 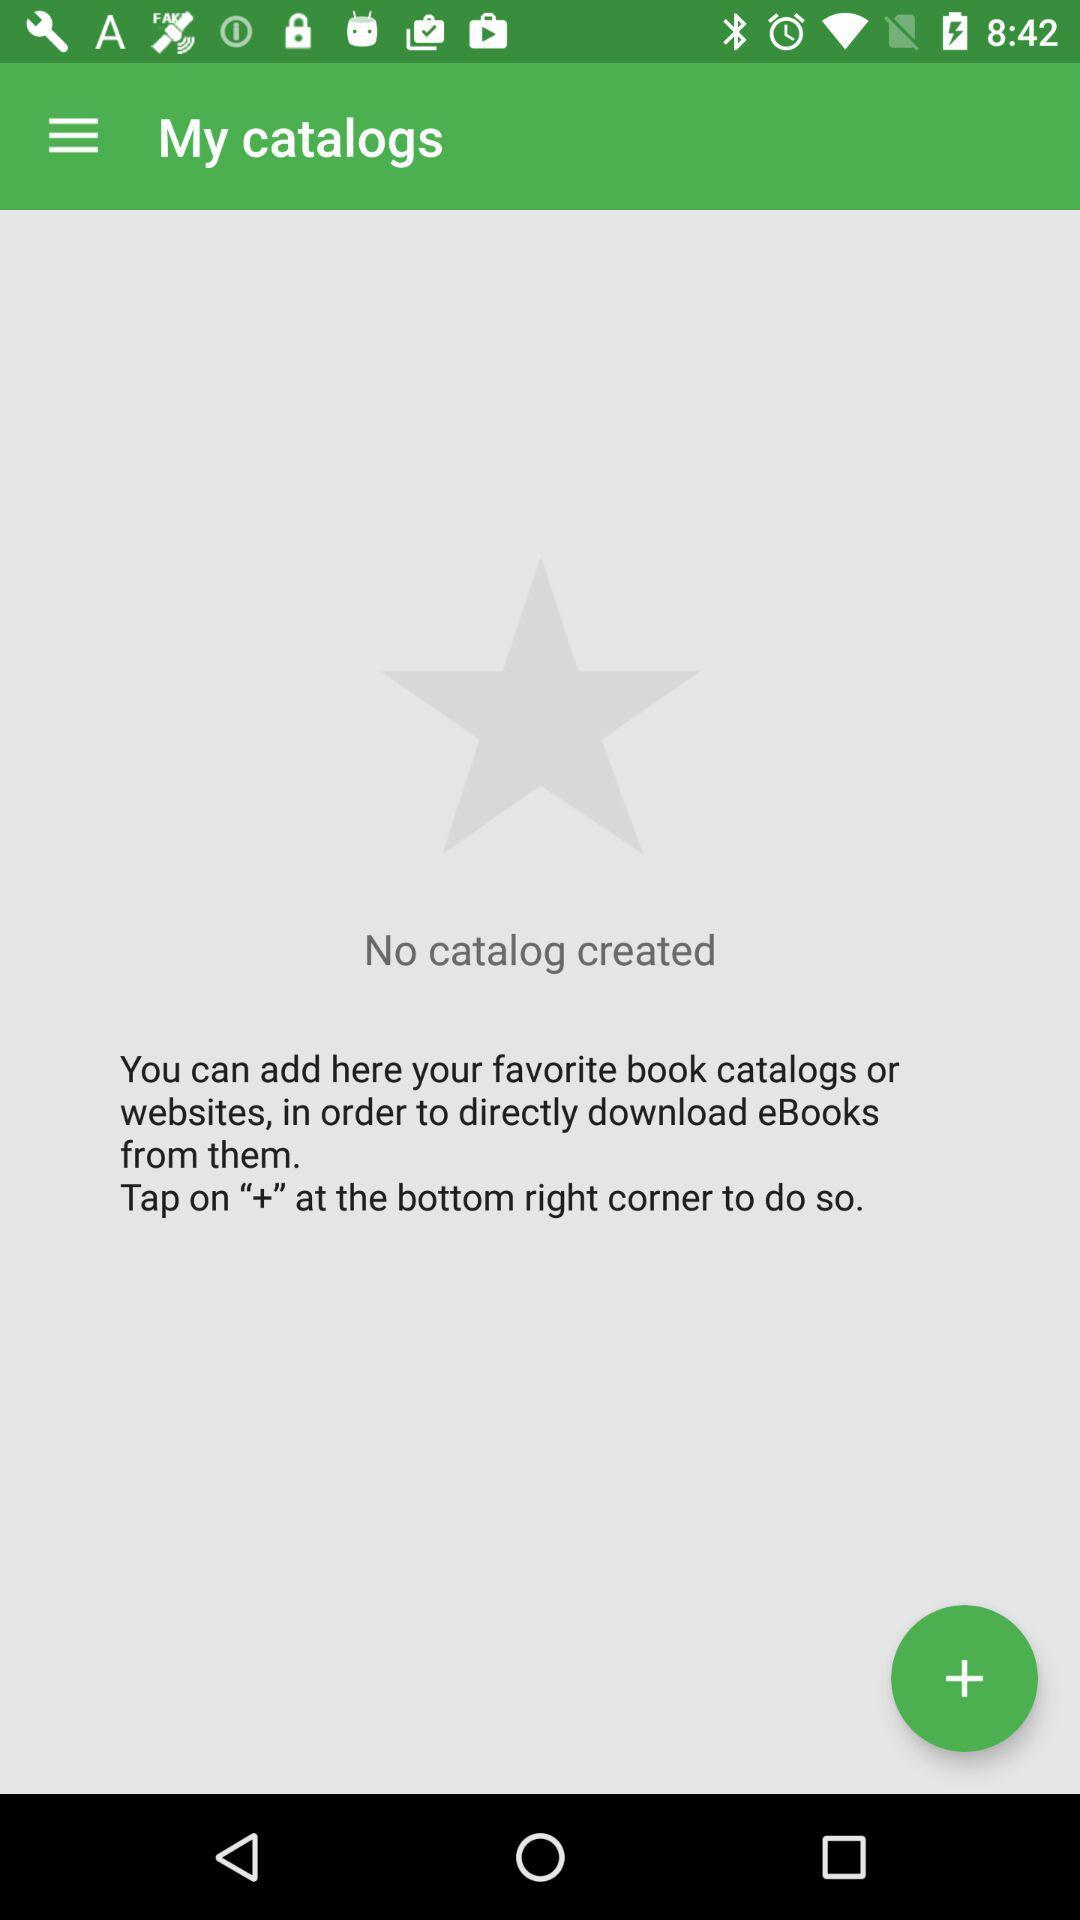 I want to click on item to the left of my catalogs app, so click(x=72, y=135).